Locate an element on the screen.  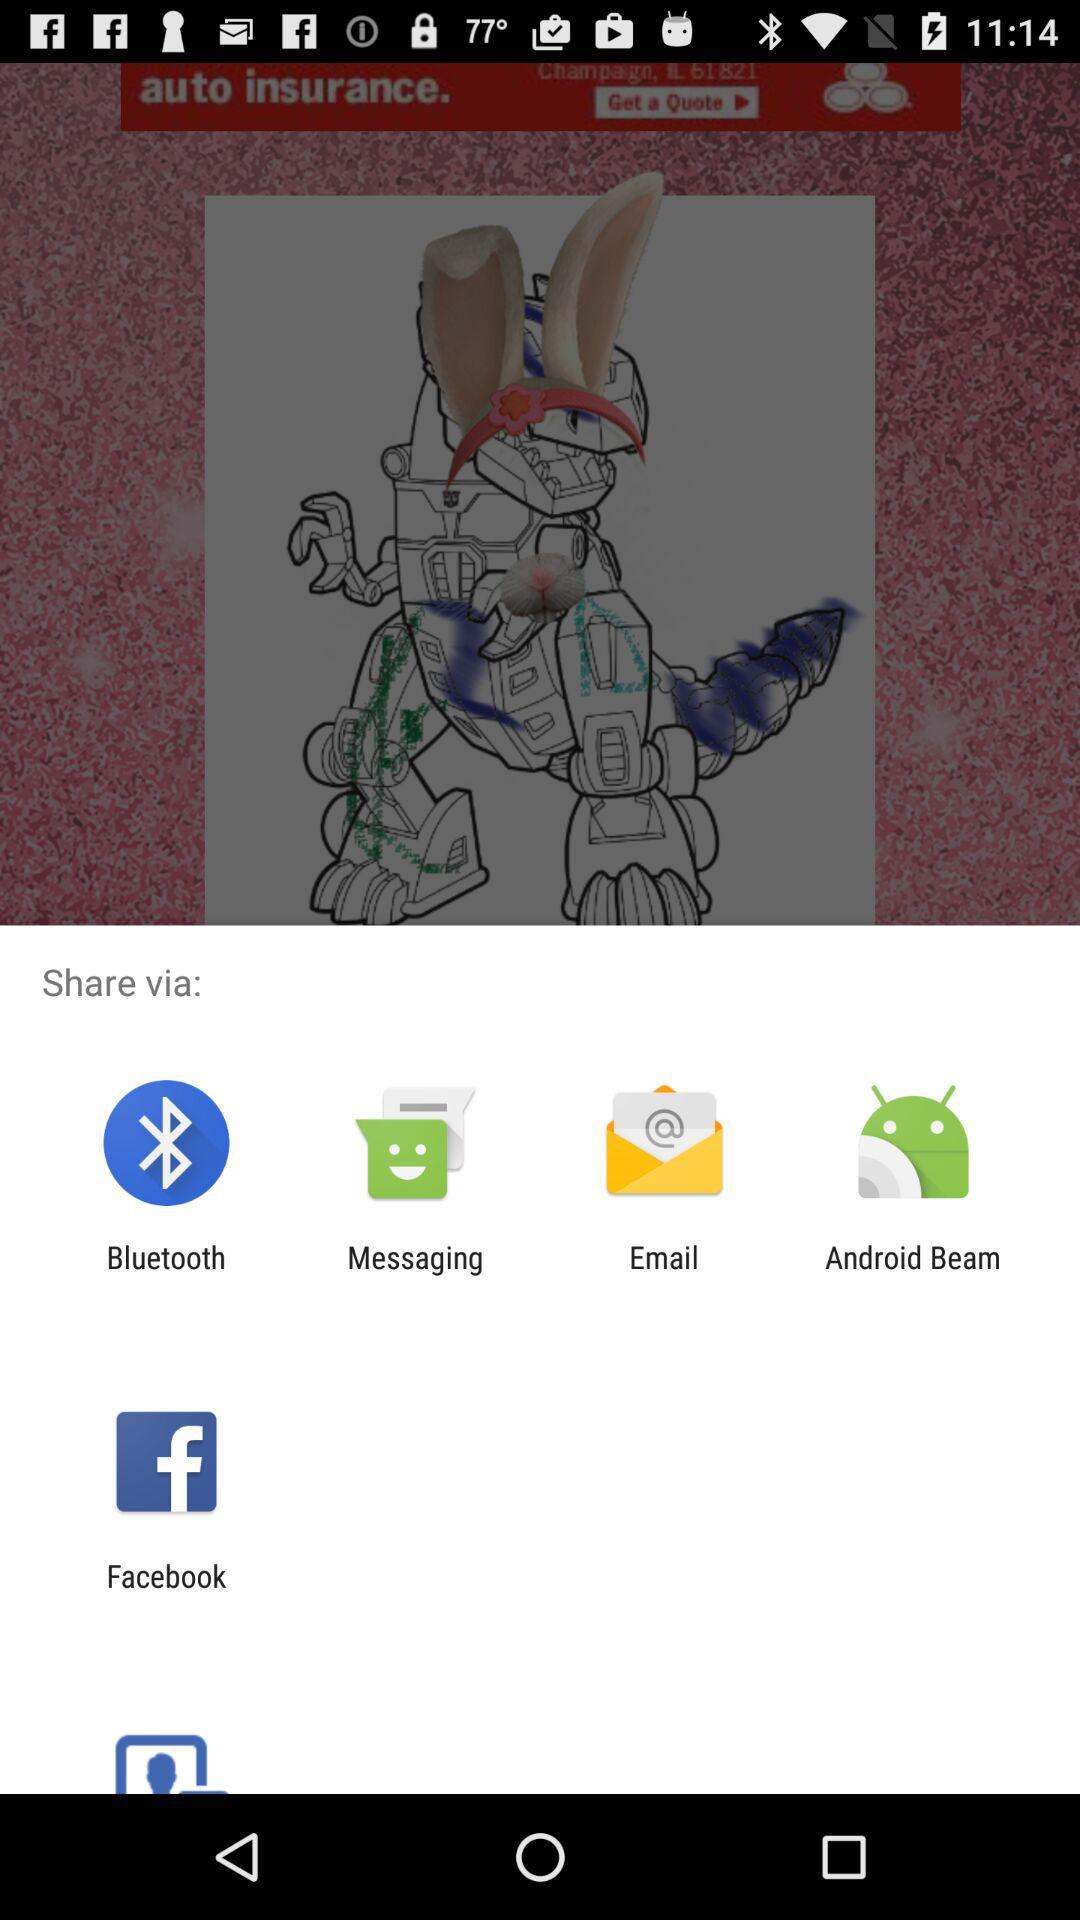
the item next to messaging item is located at coordinates (165, 1274).